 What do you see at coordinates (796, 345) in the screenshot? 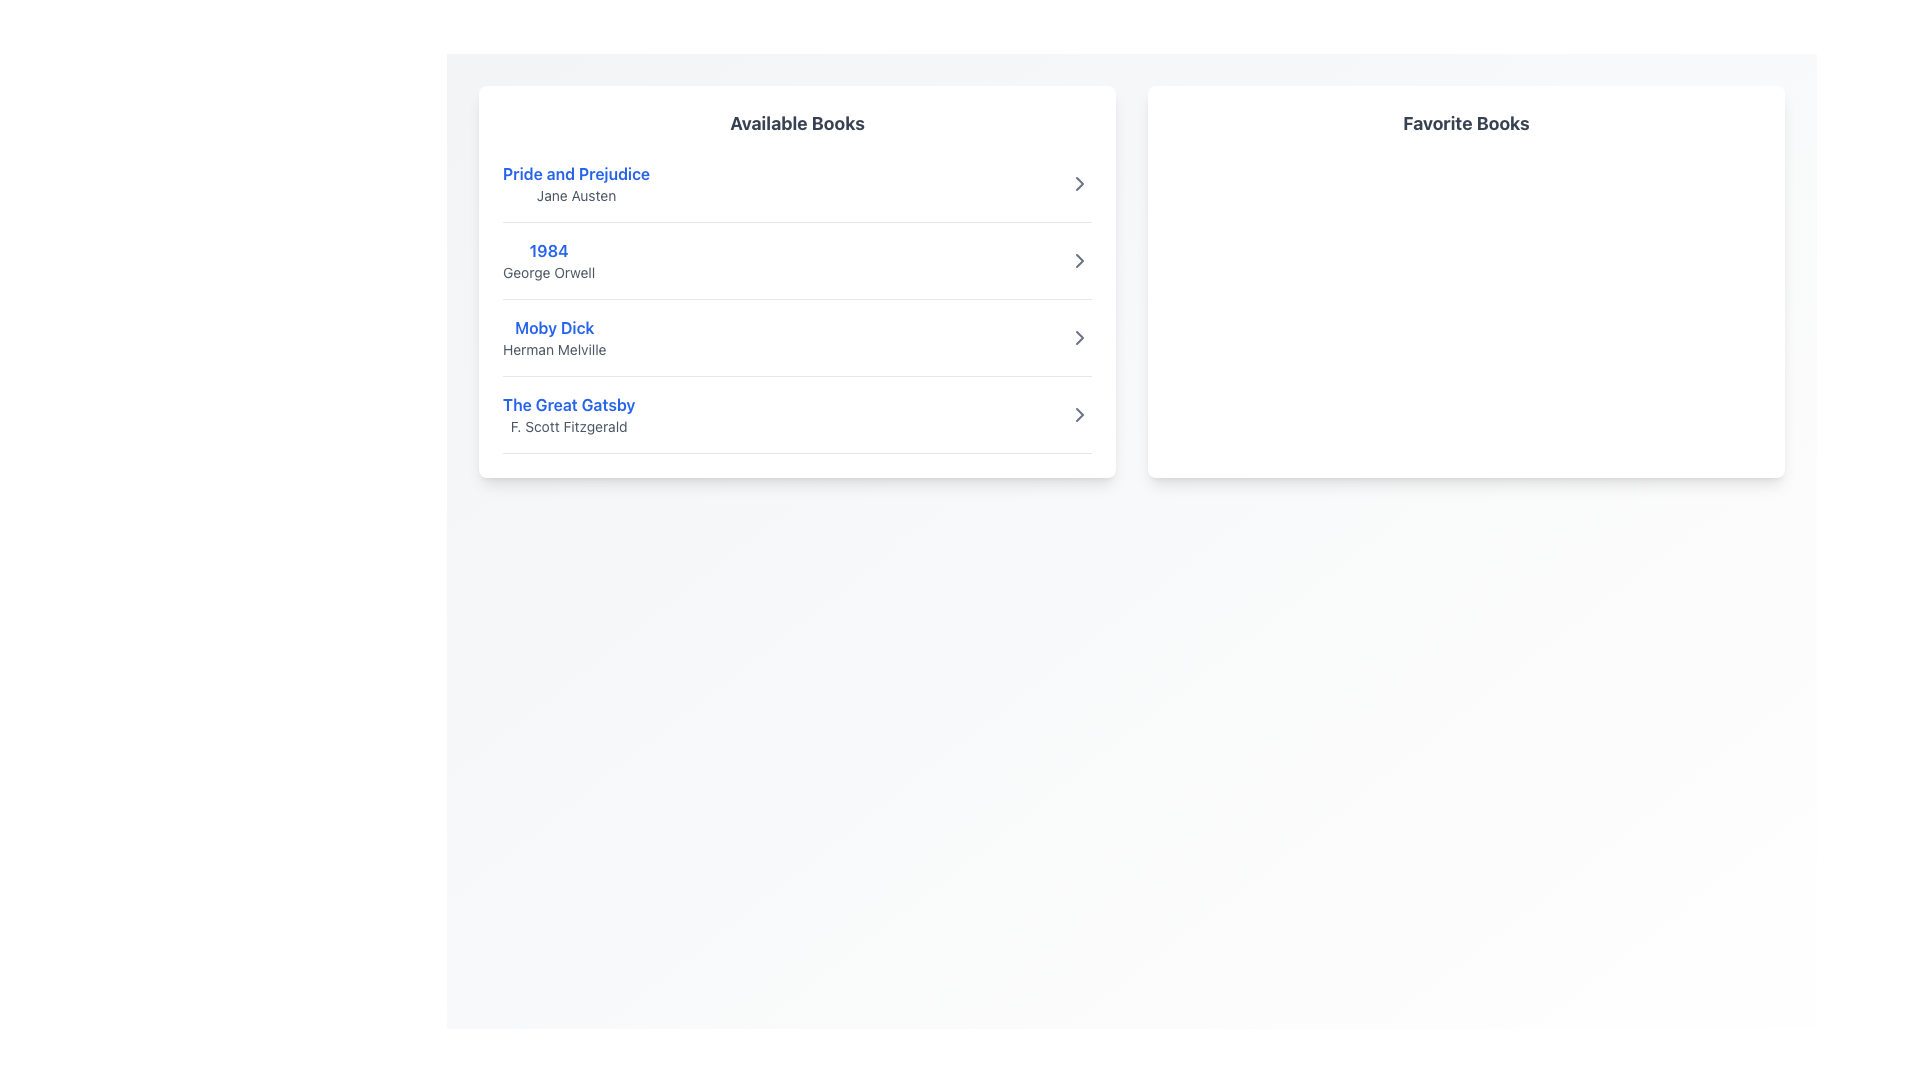
I see `the book item representing 'Moby Dick' in the 'Available Books' section` at bounding box center [796, 345].